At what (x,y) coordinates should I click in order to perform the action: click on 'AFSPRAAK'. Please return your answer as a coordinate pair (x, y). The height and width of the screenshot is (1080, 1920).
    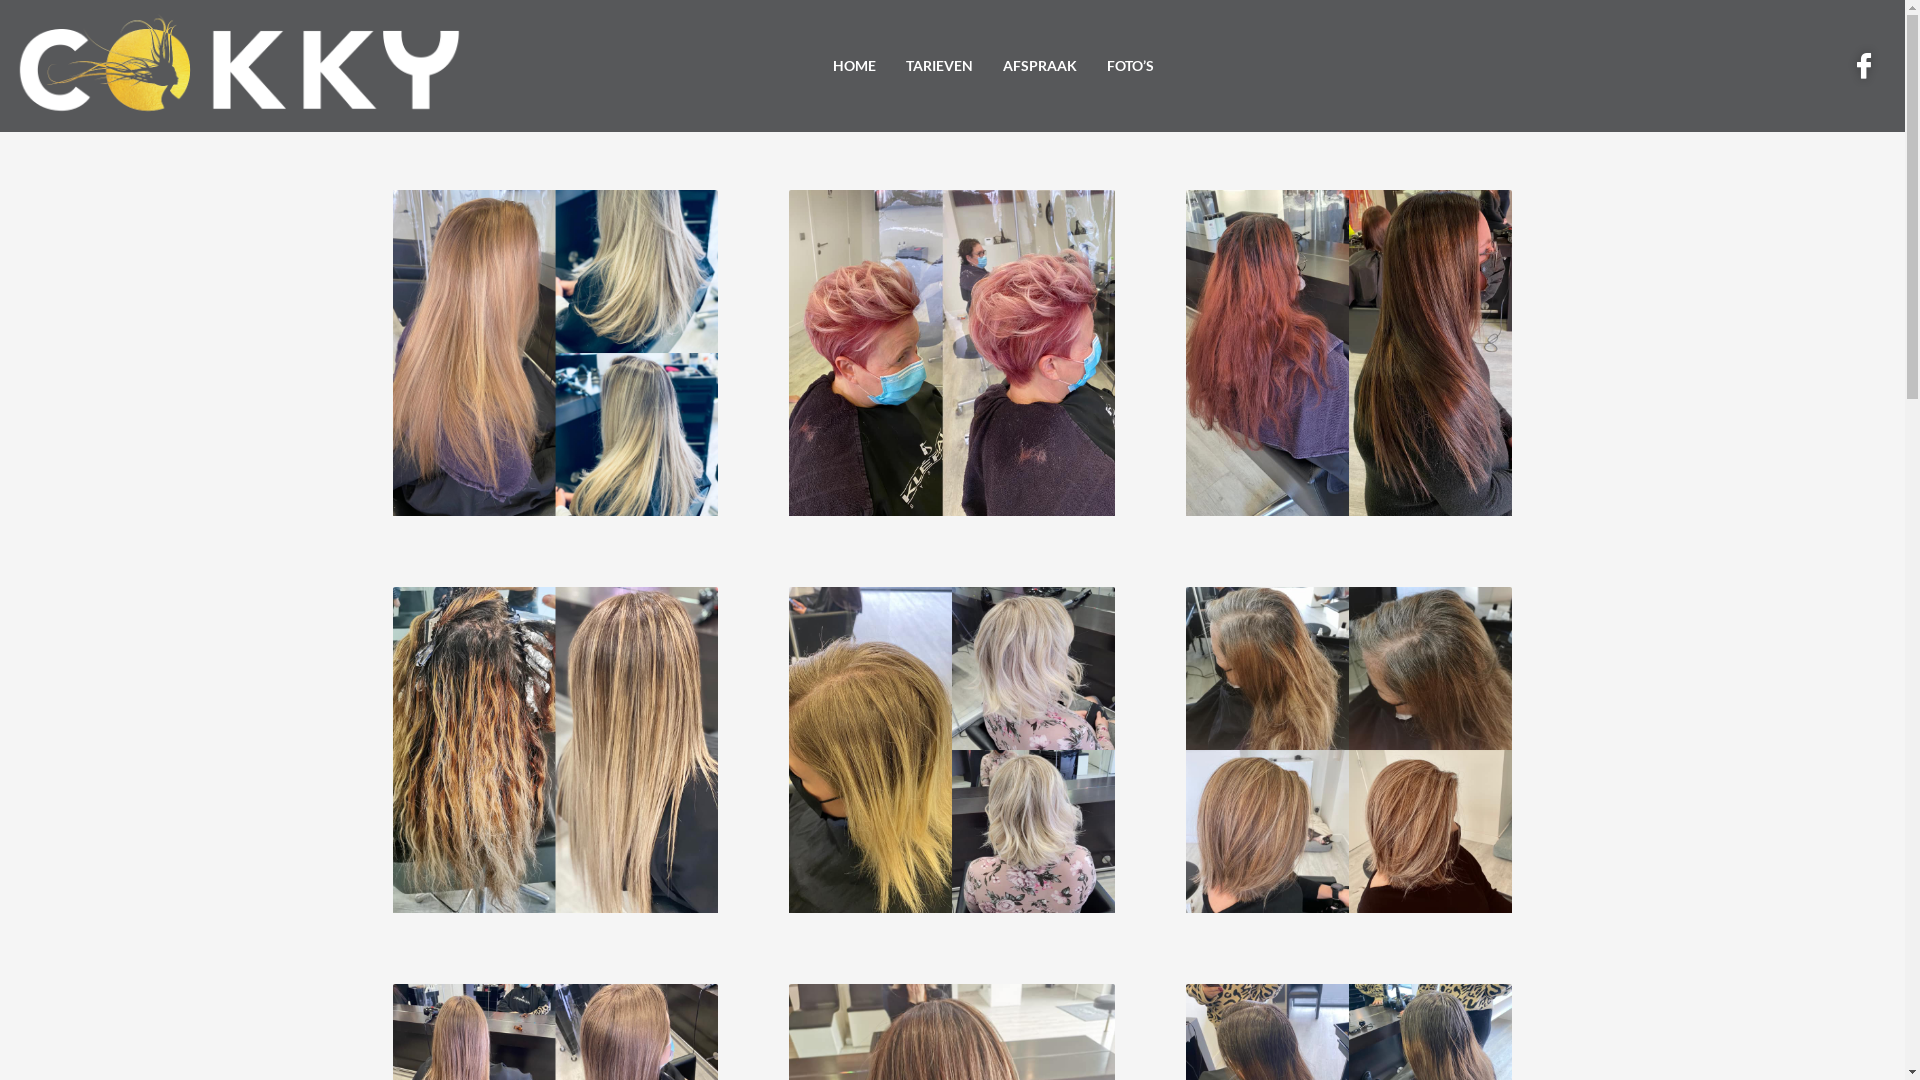
    Looking at the image, I should click on (988, 65).